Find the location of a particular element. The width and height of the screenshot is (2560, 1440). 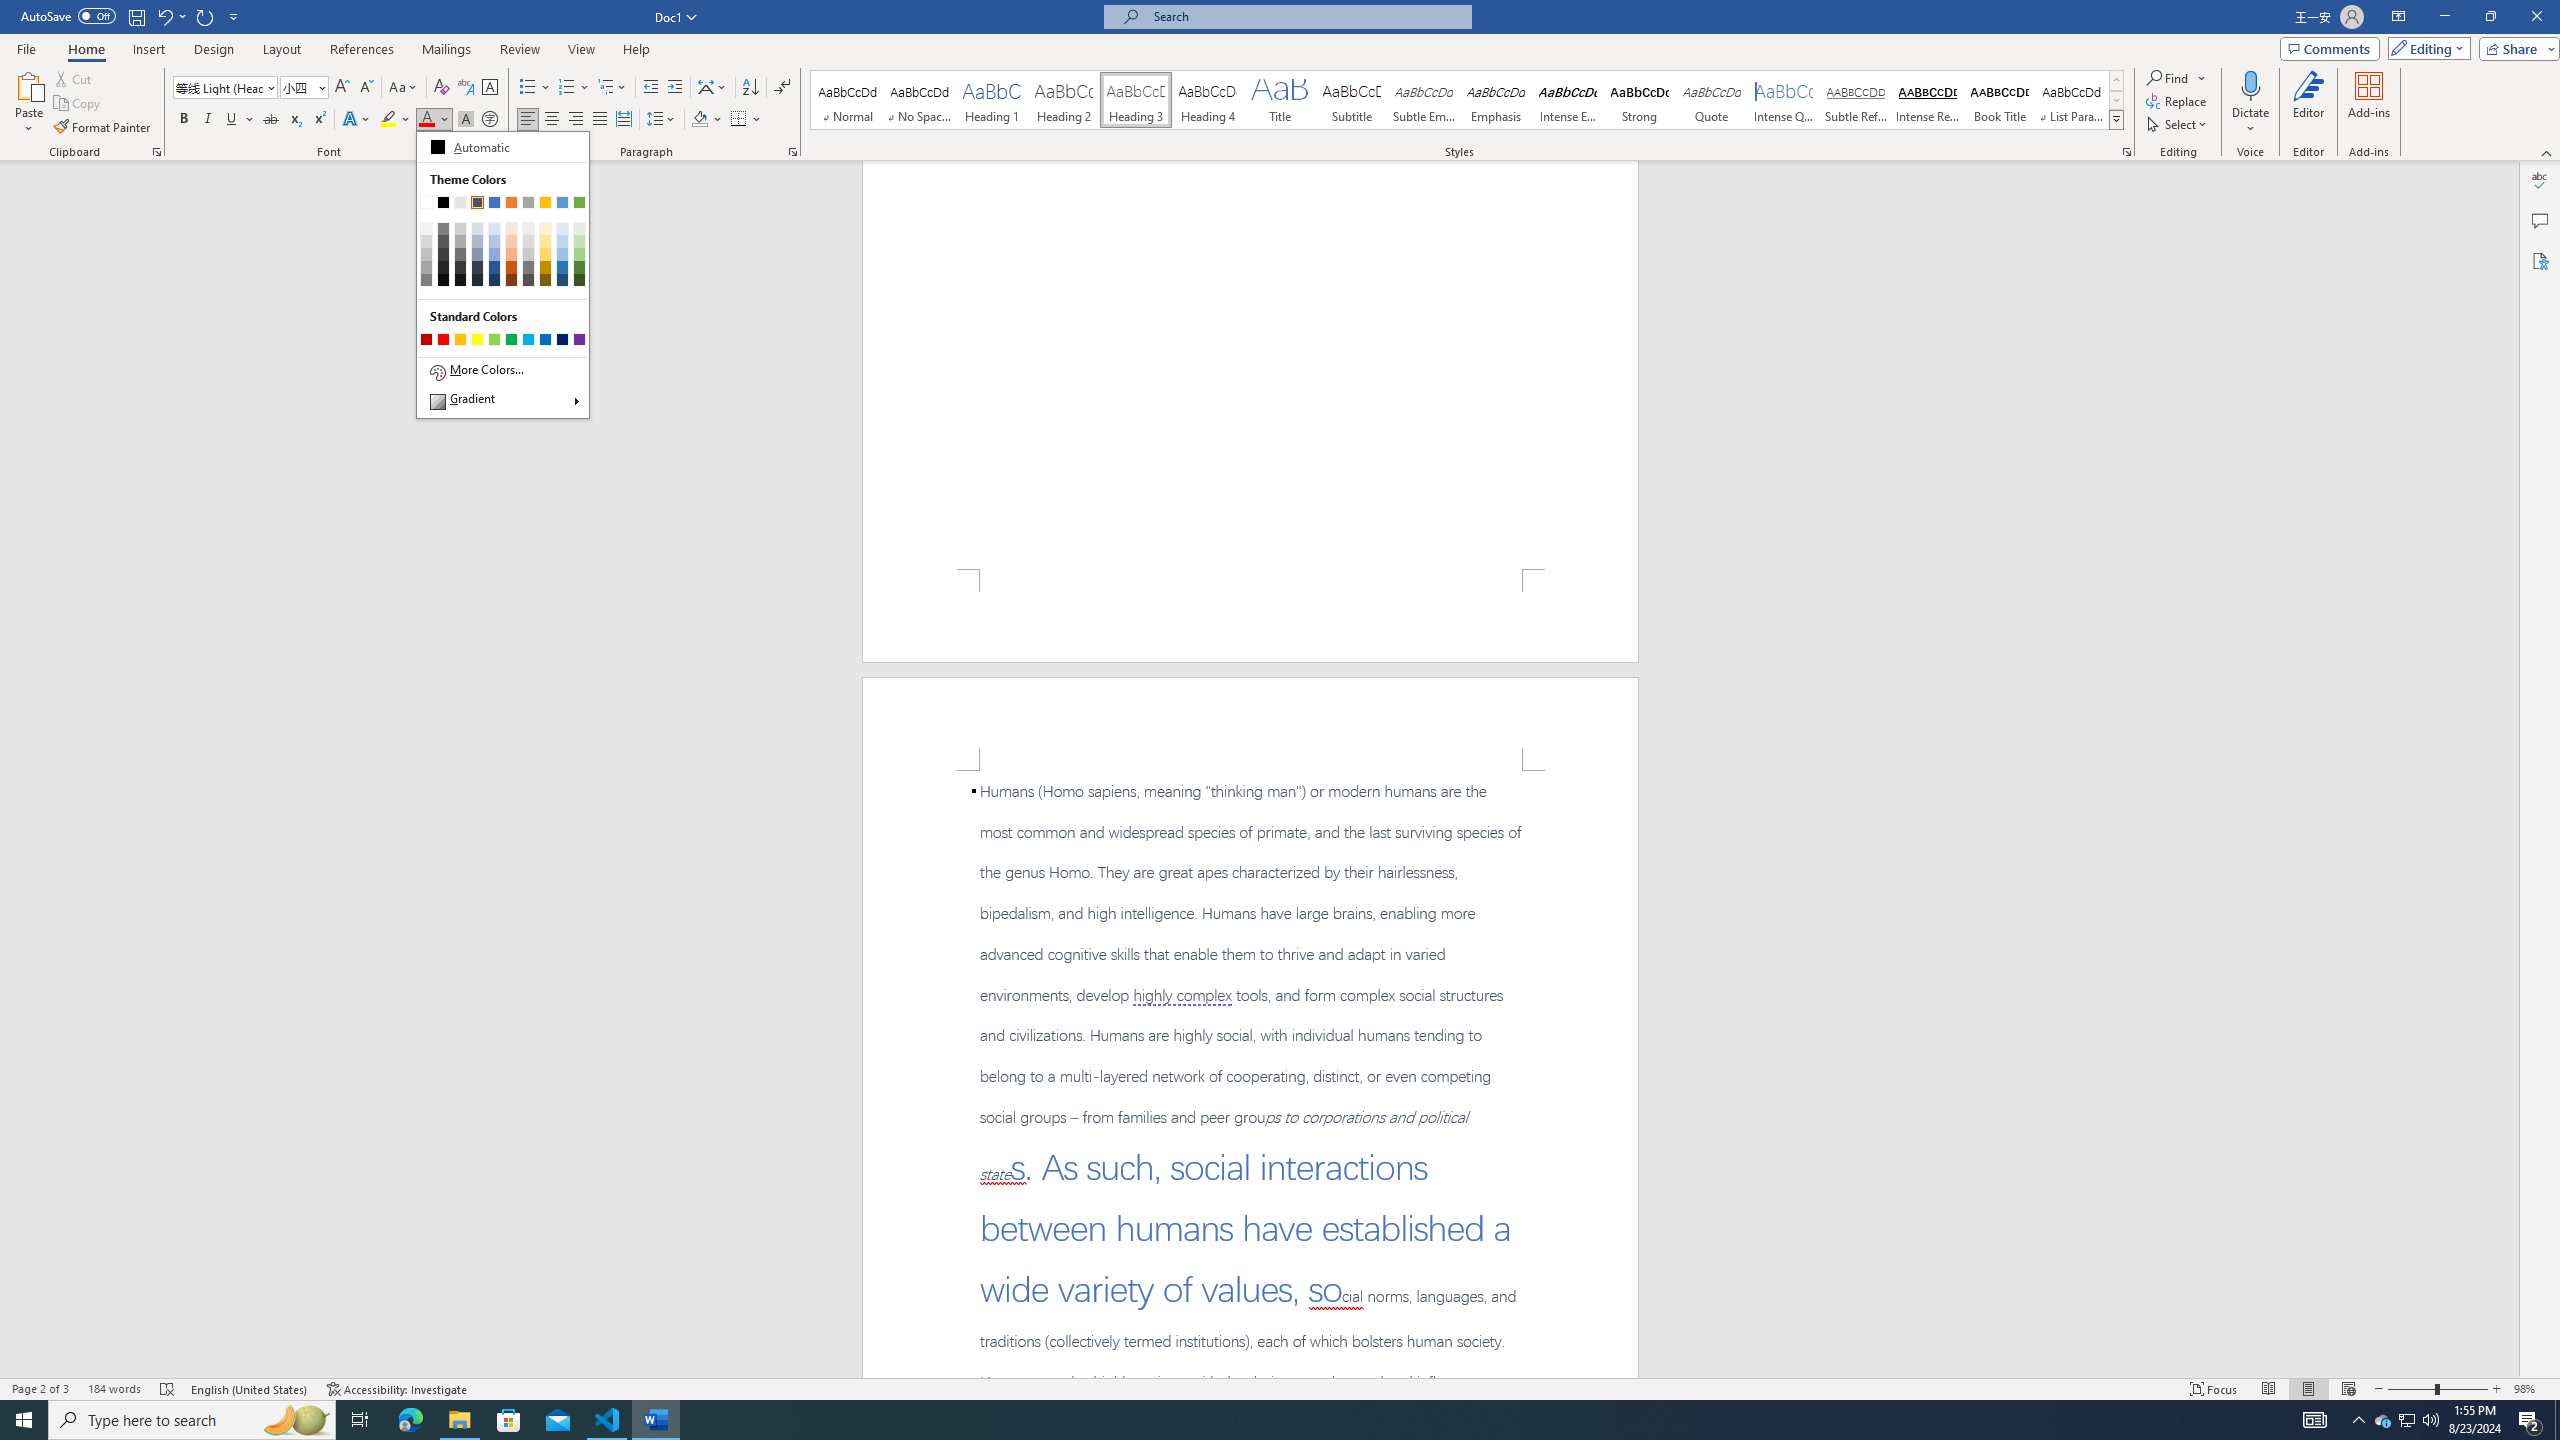

'Review' is located at coordinates (518, 49).